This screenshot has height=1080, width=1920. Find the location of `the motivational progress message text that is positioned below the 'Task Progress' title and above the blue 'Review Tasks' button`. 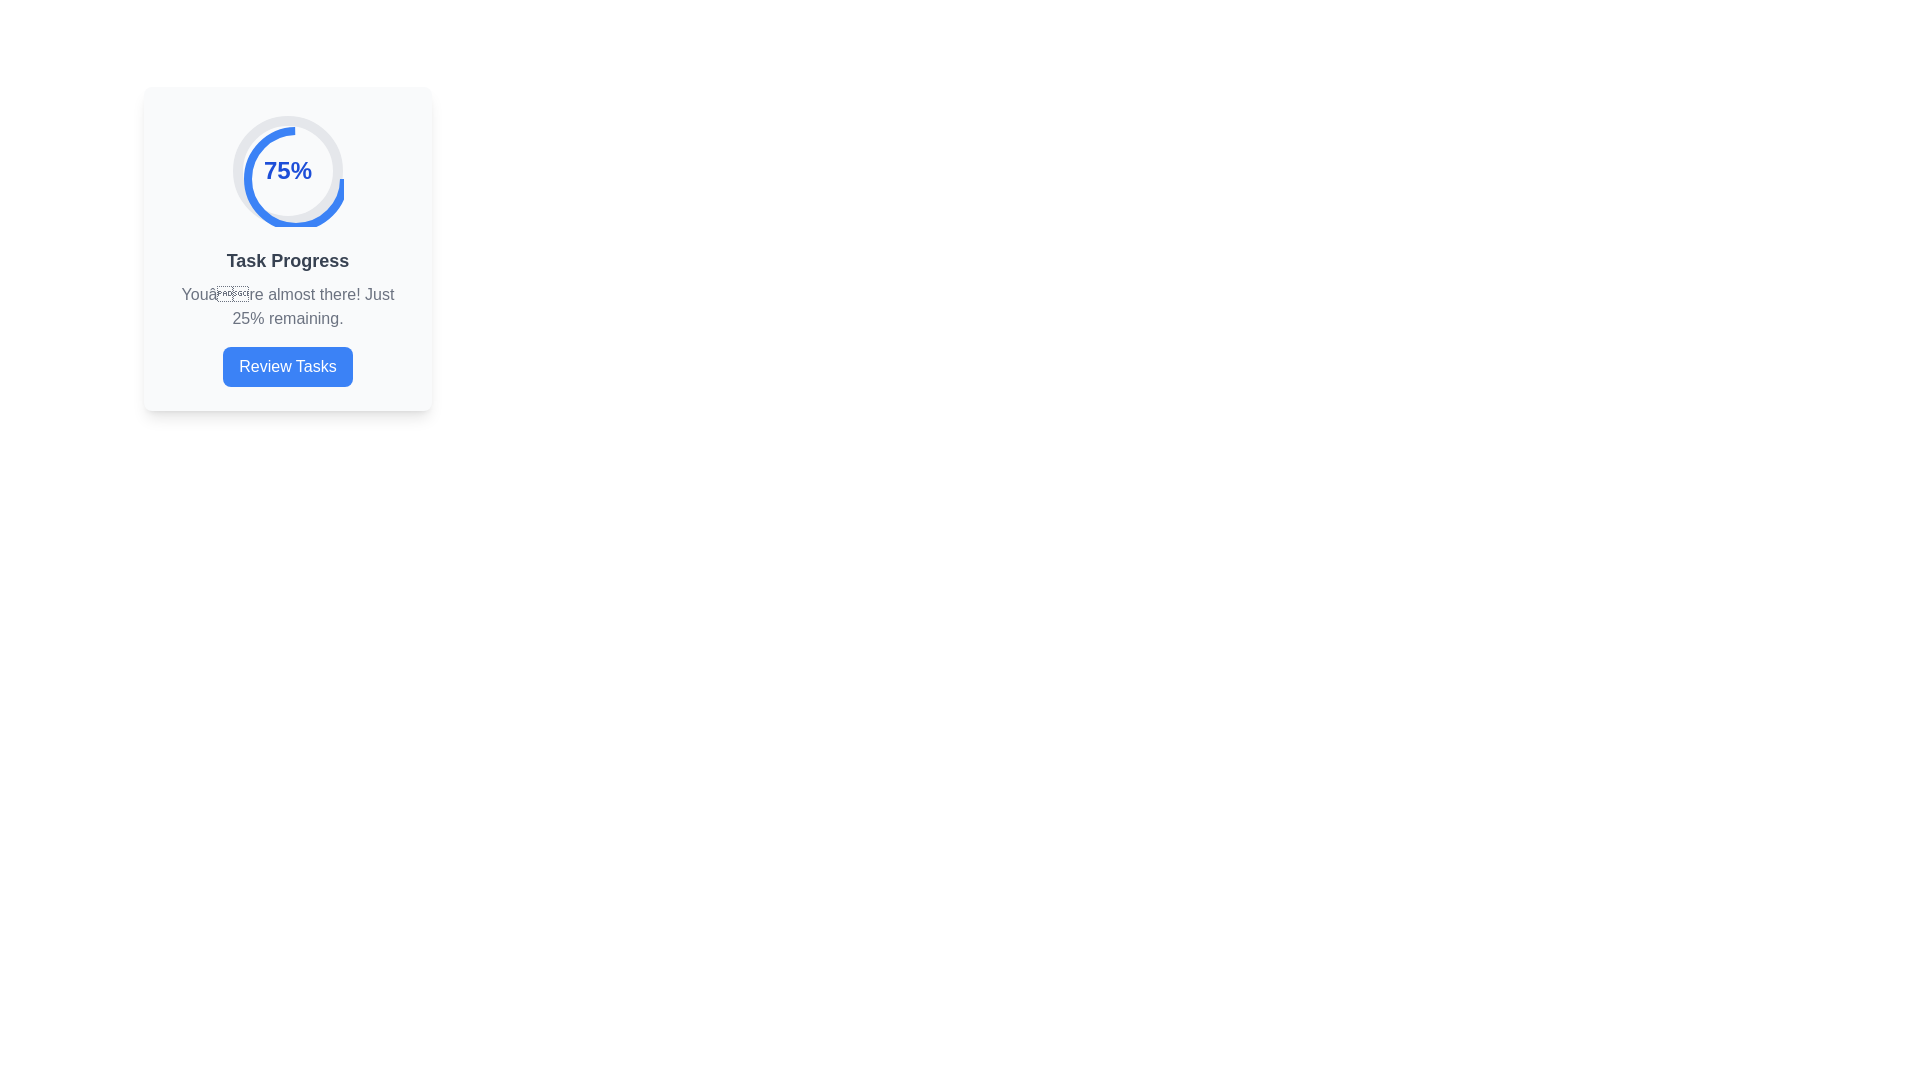

the motivational progress message text that is positioned below the 'Task Progress' title and above the blue 'Review Tasks' button is located at coordinates (287, 307).